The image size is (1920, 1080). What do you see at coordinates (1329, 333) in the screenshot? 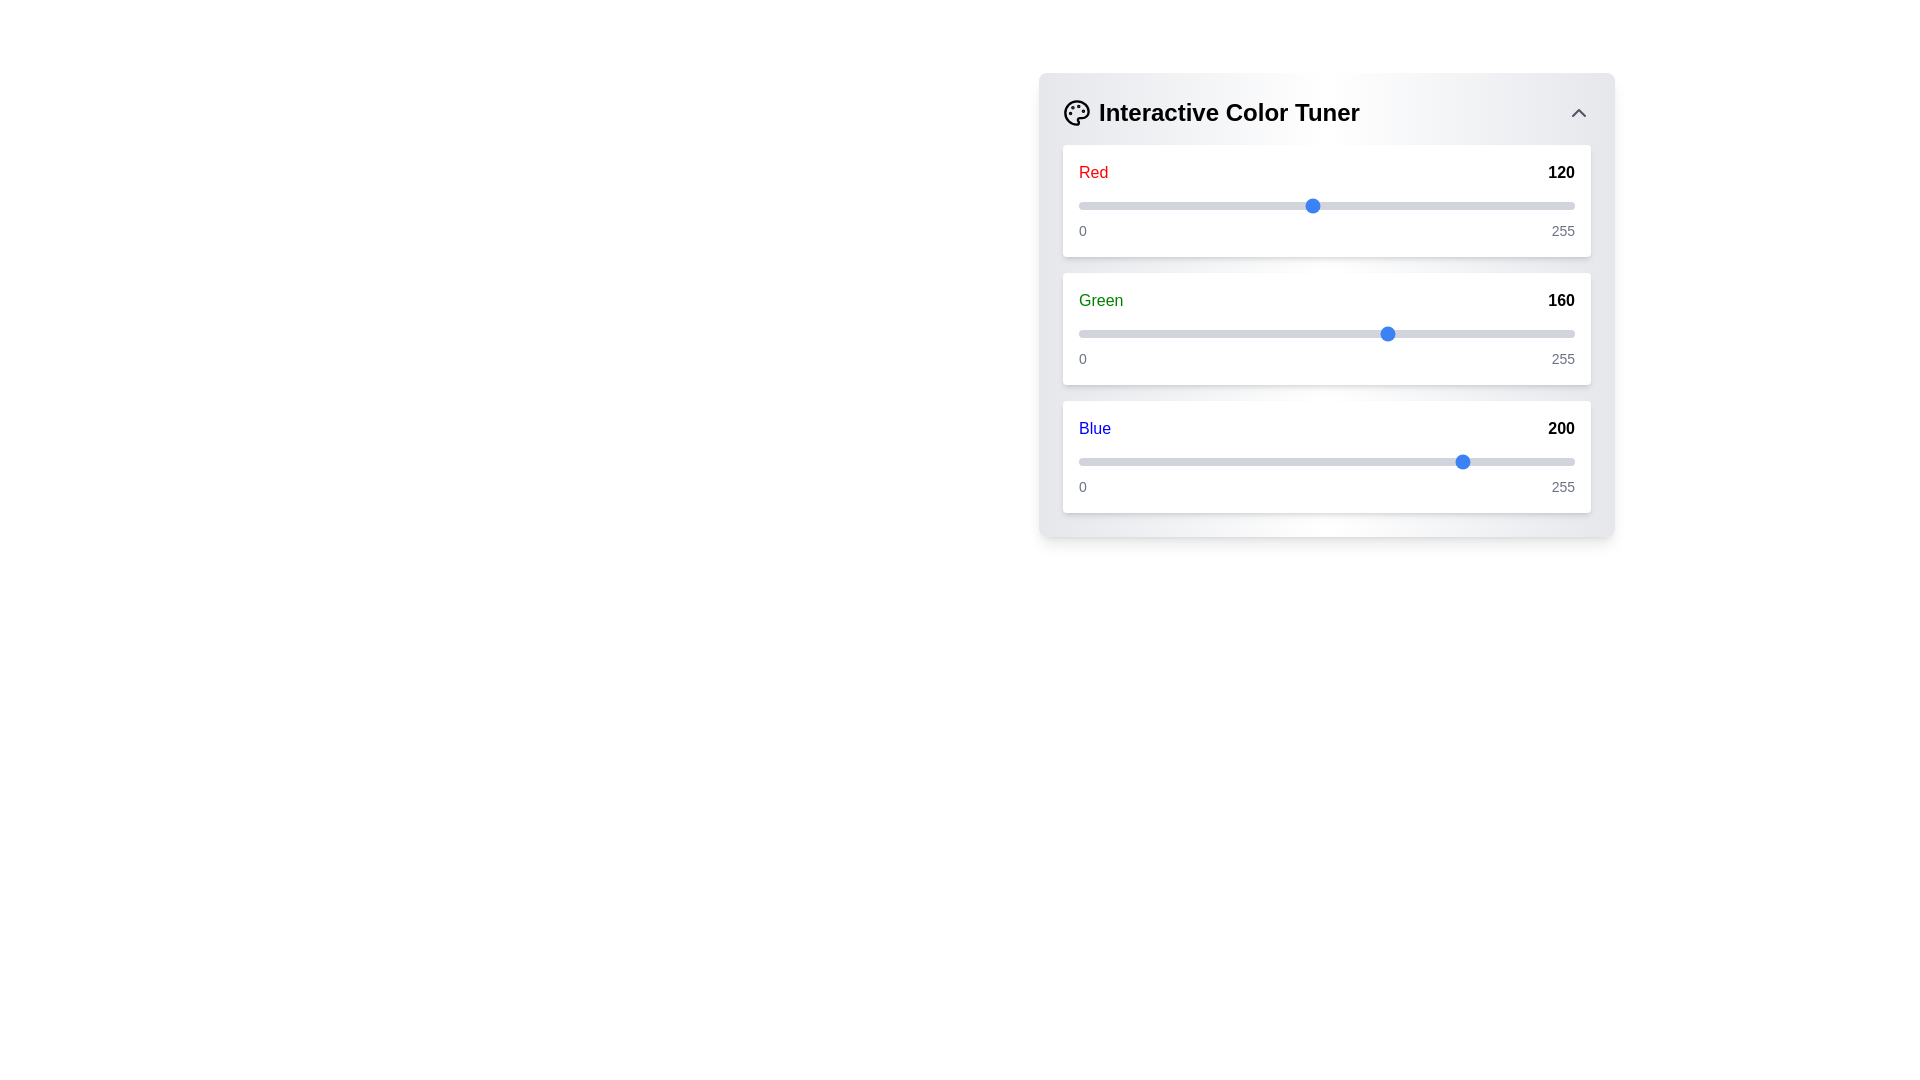
I see `the green component value` at bounding box center [1329, 333].